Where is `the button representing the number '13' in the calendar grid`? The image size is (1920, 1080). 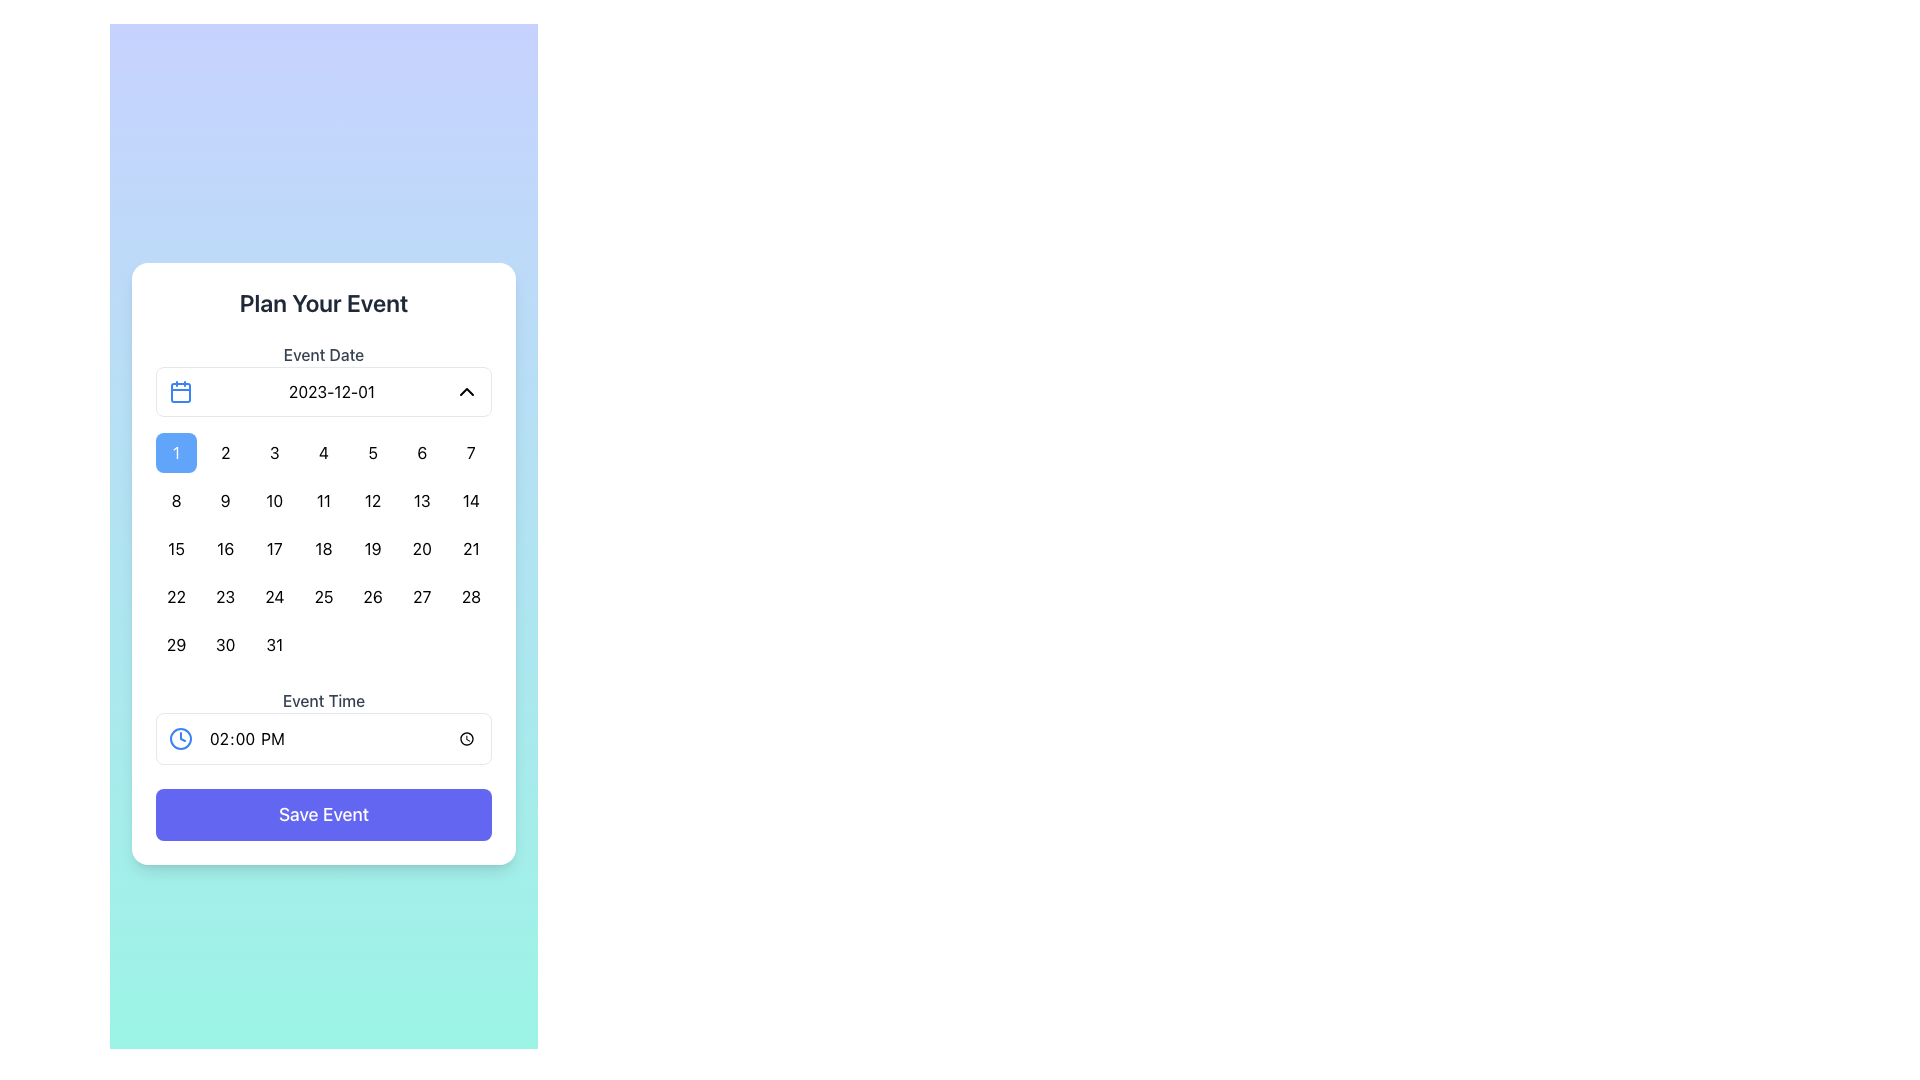 the button representing the number '13' in the calendar grid is located at coordinates (421, 500).